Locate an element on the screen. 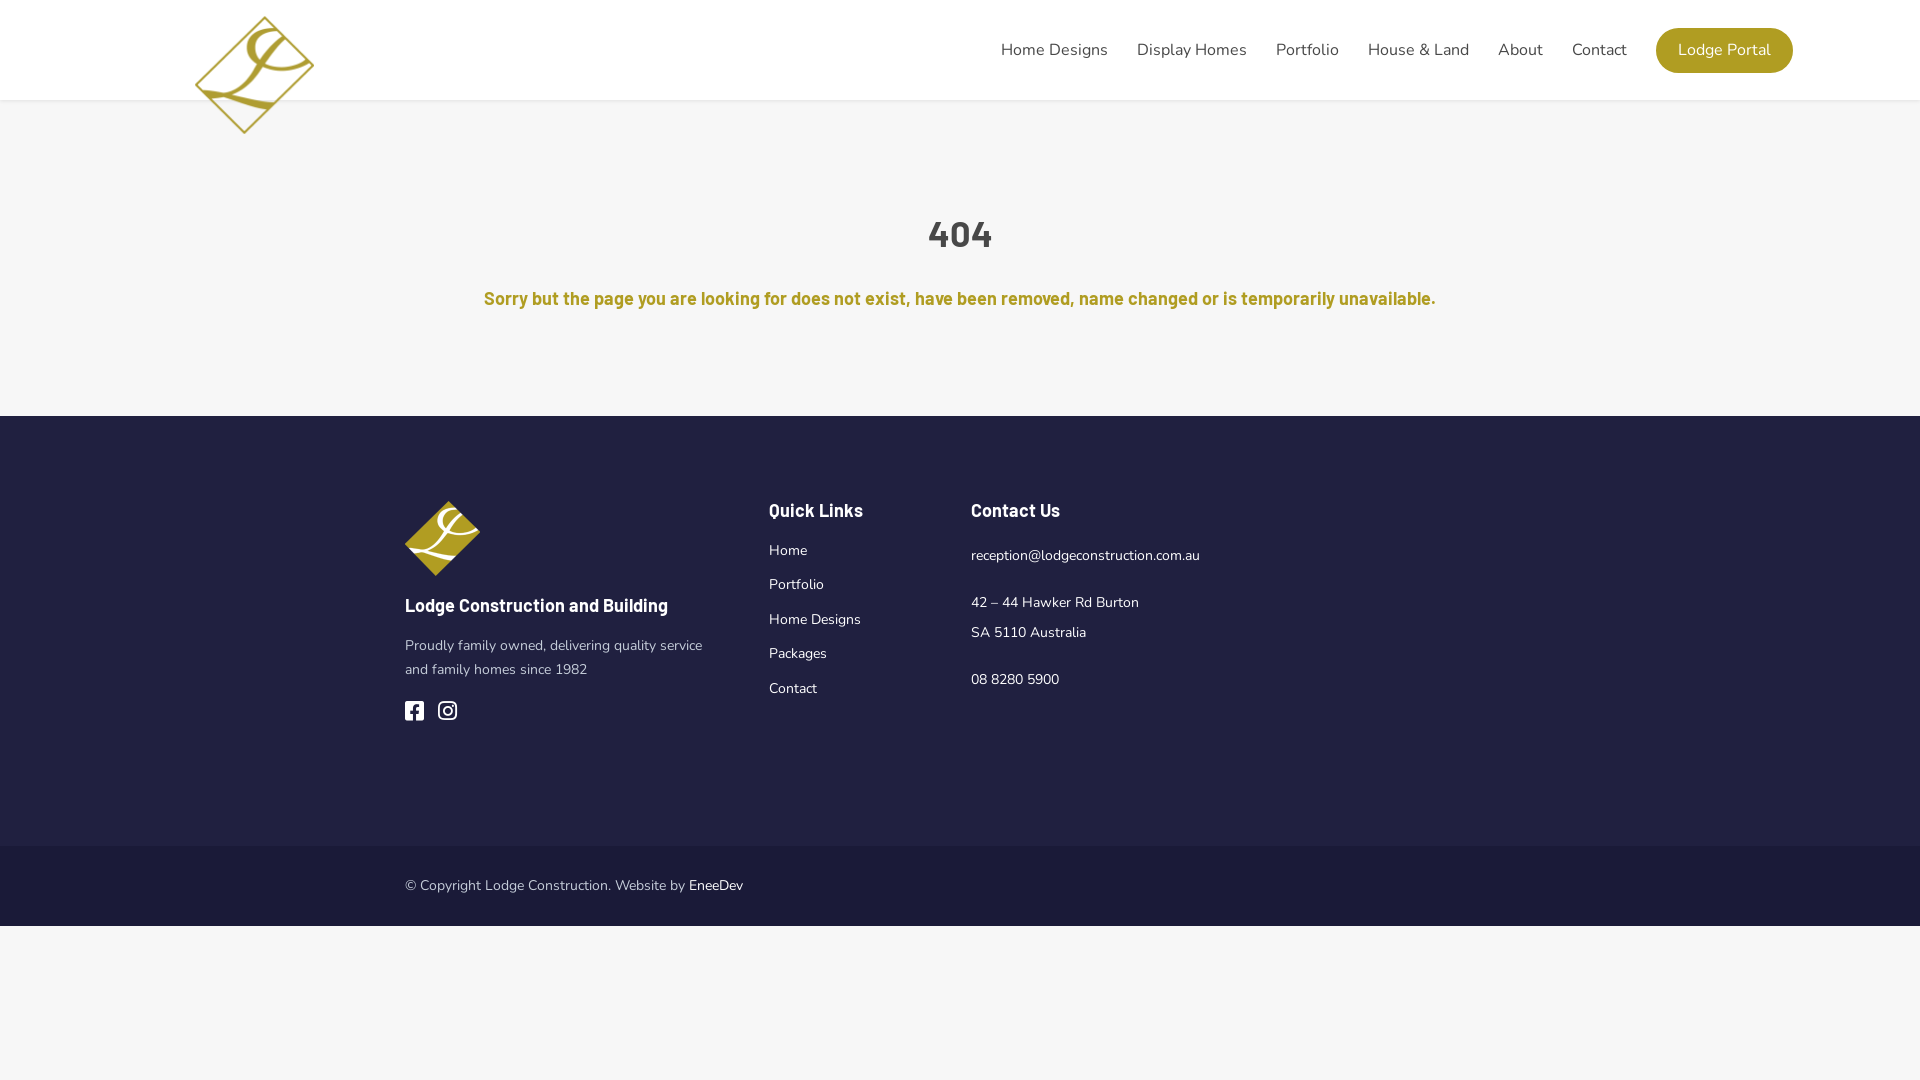  'EneeDev' is located at coordinates (715, 884).